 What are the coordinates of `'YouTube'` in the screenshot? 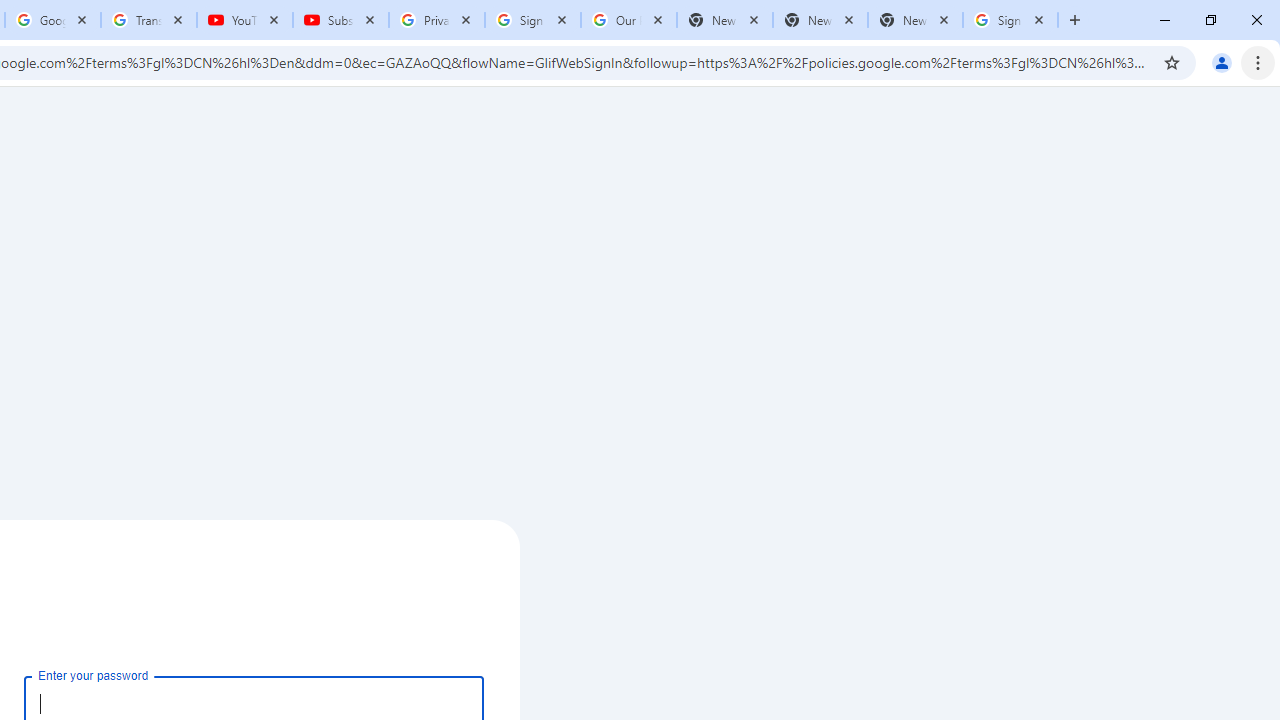 It's located at (244, 20).